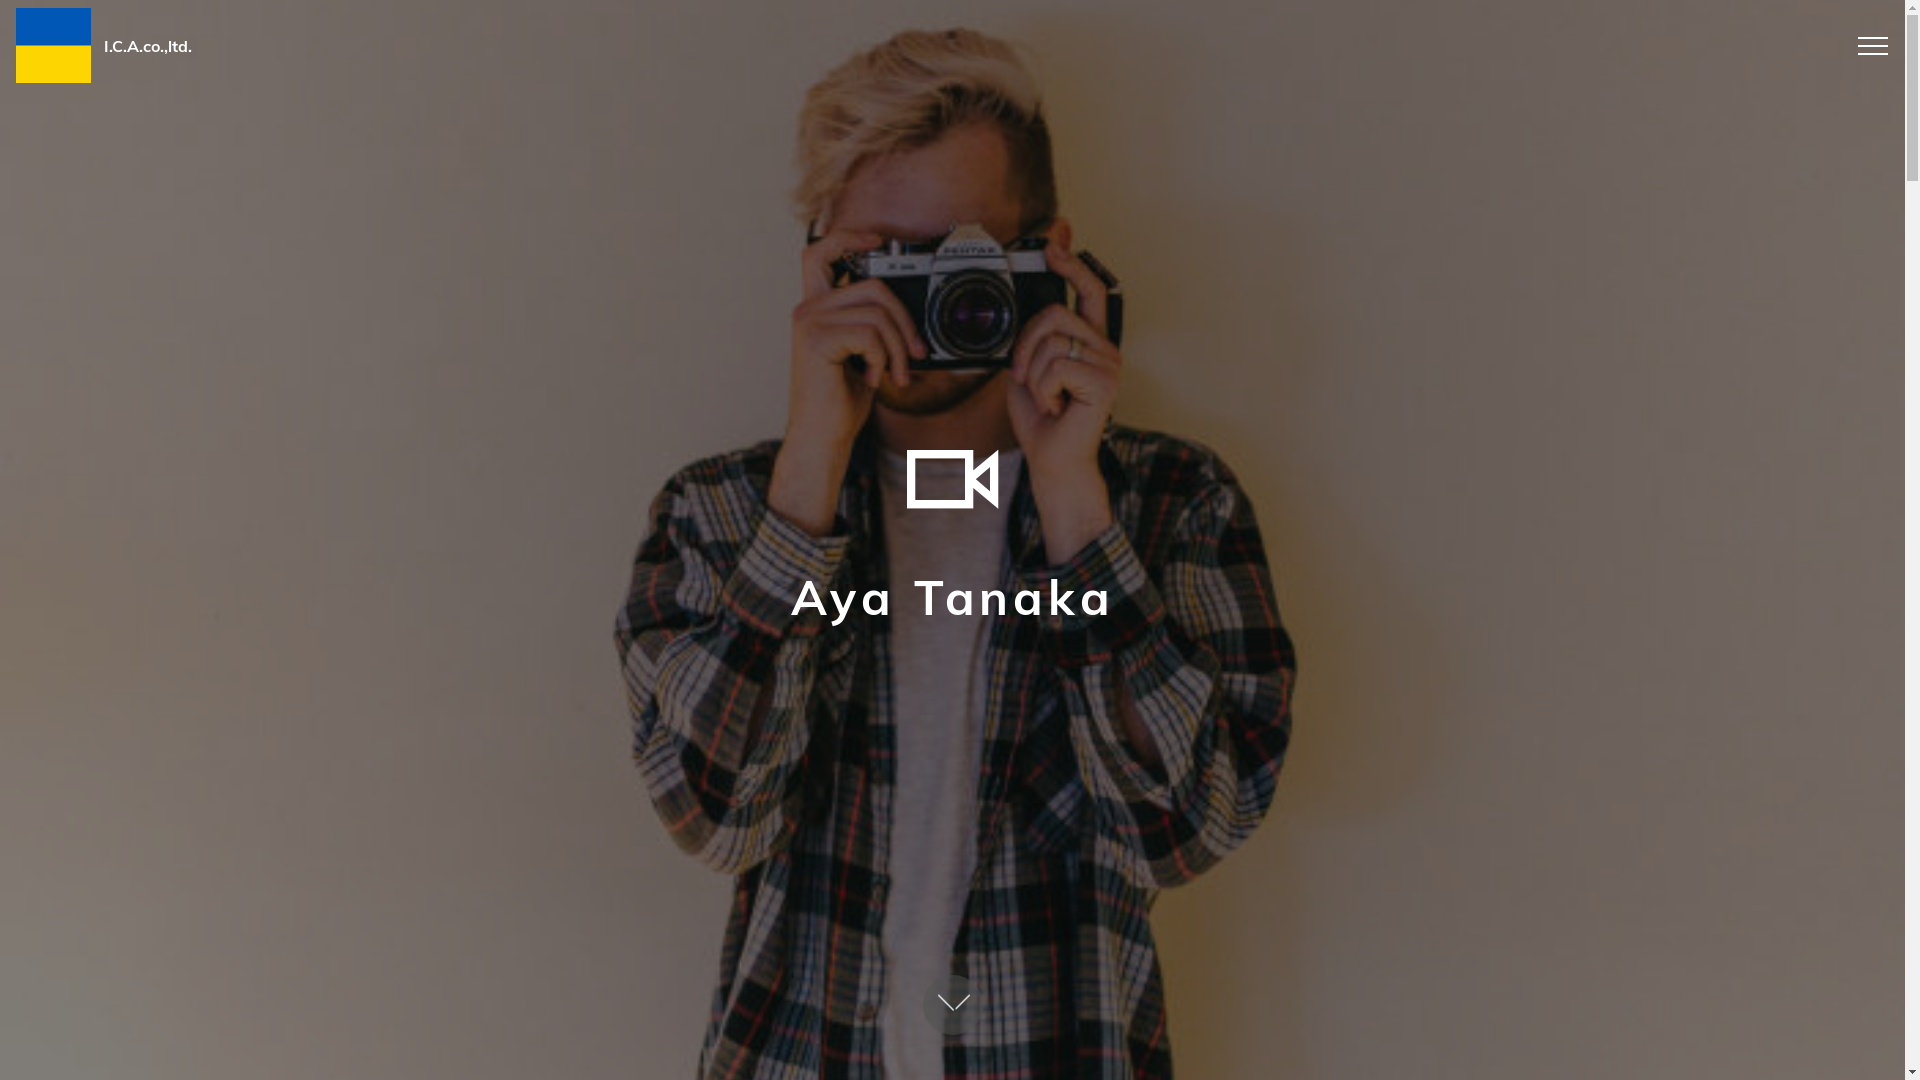  Describe the element at coordinates (147, 45) in the screenshot. I see `'I.C.A.co.,ltd.'` at that location.